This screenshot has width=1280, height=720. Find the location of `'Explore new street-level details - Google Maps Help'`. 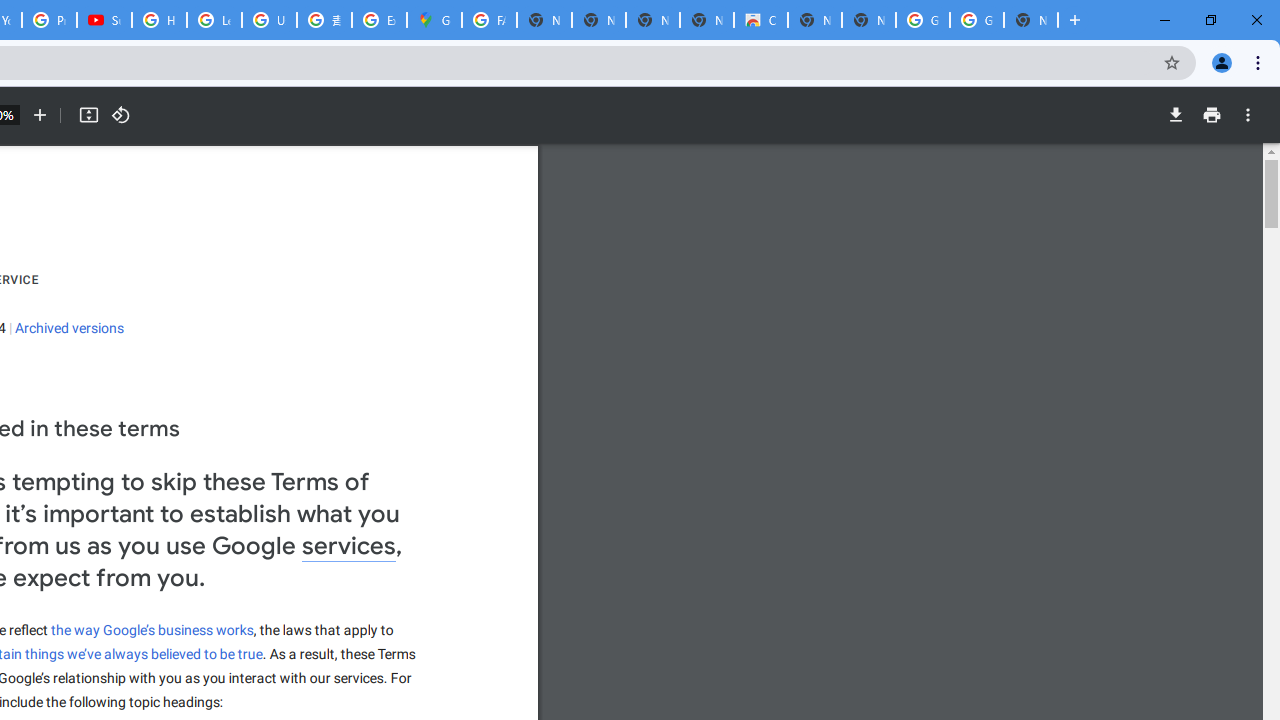

'Explore new street-level details - Google Maps Help' is located at coordinates (379, 20).